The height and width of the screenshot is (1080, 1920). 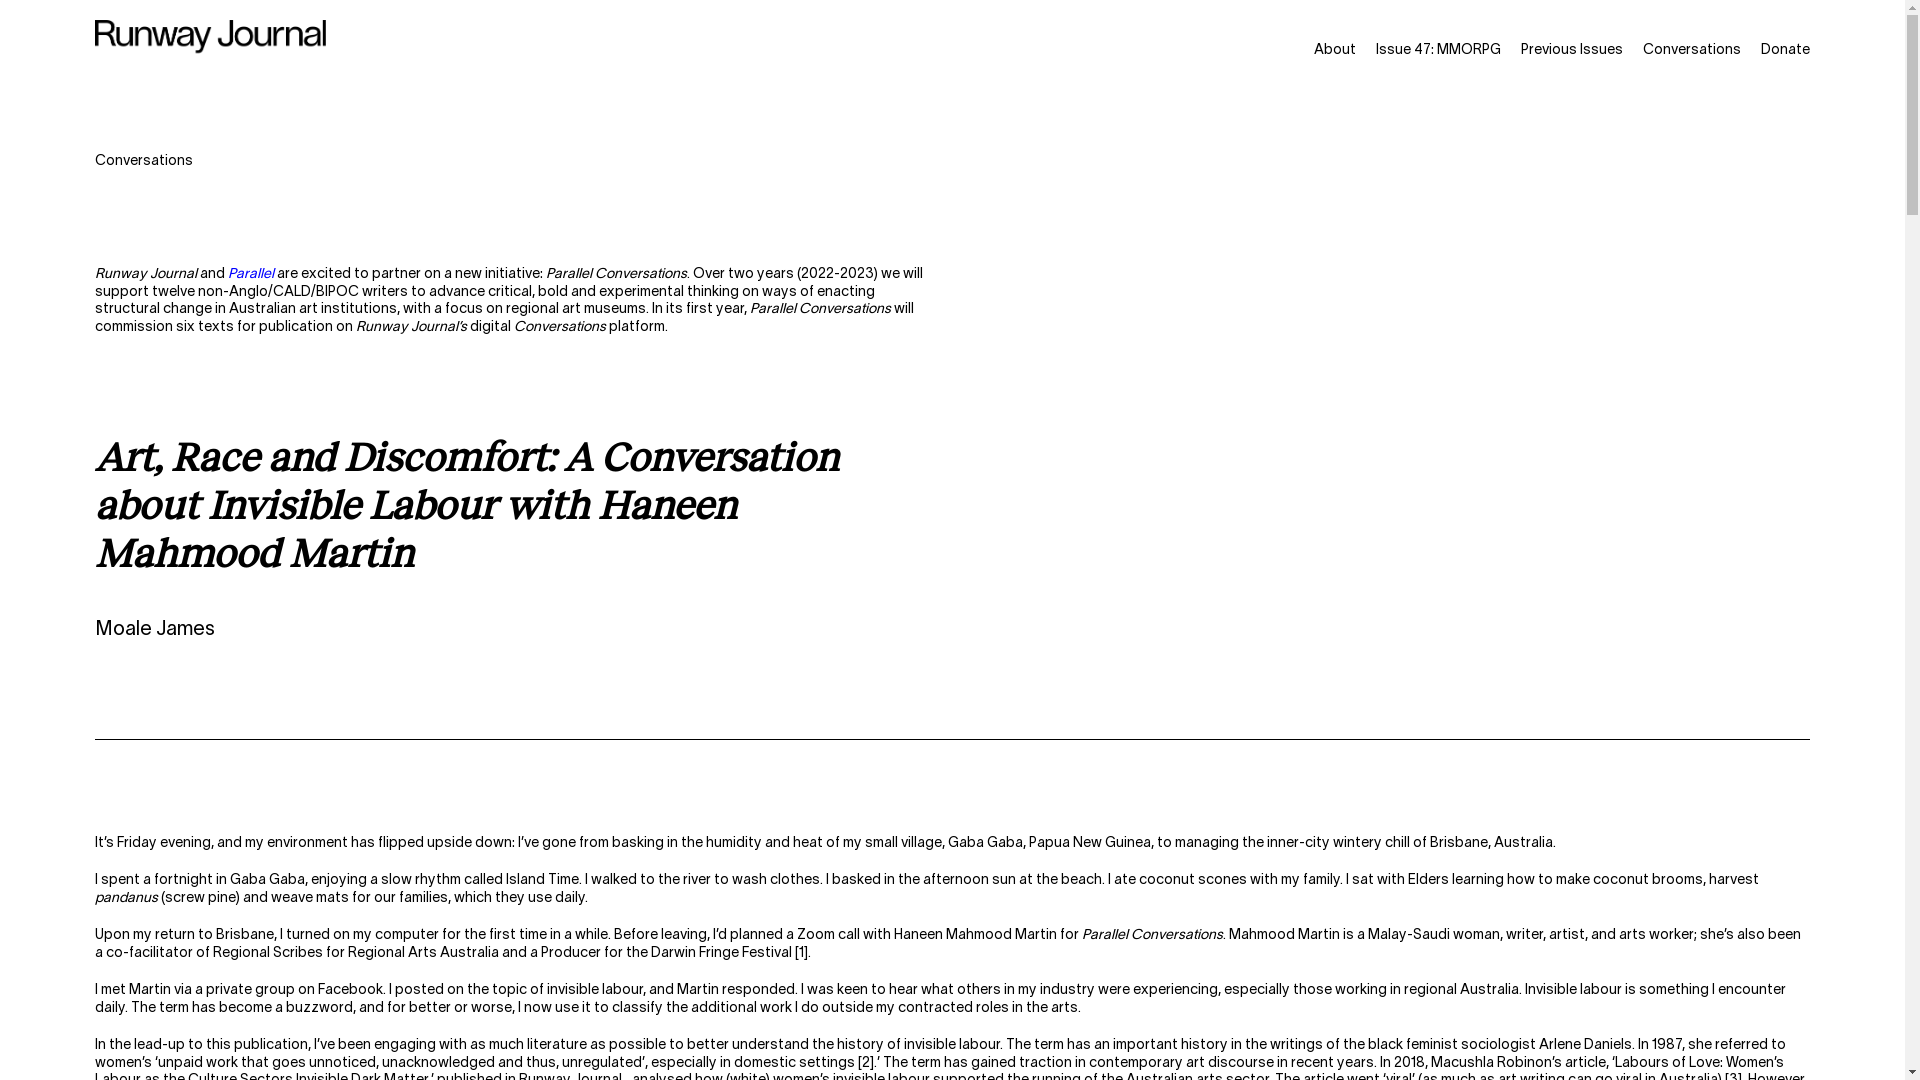 What do you see at coordinates (1334, 49) in the screenshot?
I see `'About'` at bounding box center [1334, 49].